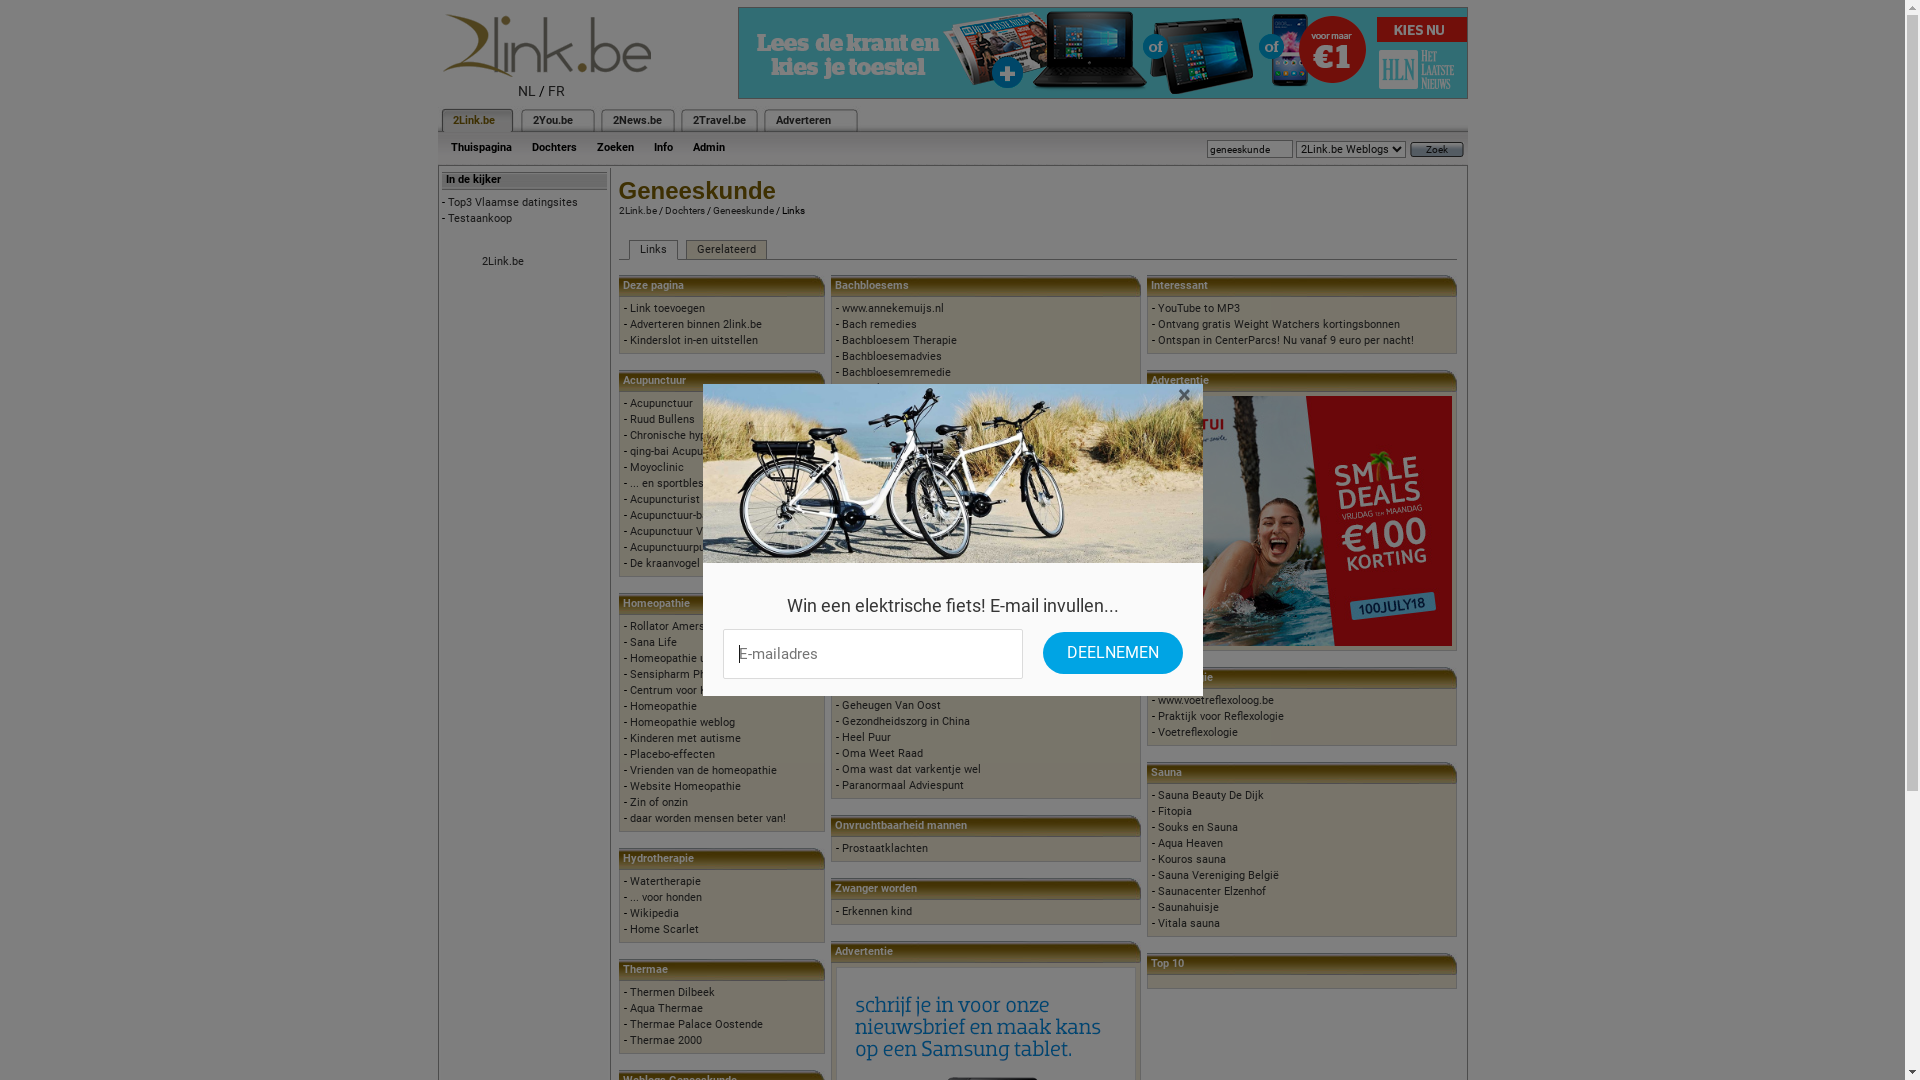 The height and width of the screenshot is (1080, 1920). Describe the element at coordinates (910, 768) in the screenshot. I see `'Oma wast dat varkentje wel'` at that location.